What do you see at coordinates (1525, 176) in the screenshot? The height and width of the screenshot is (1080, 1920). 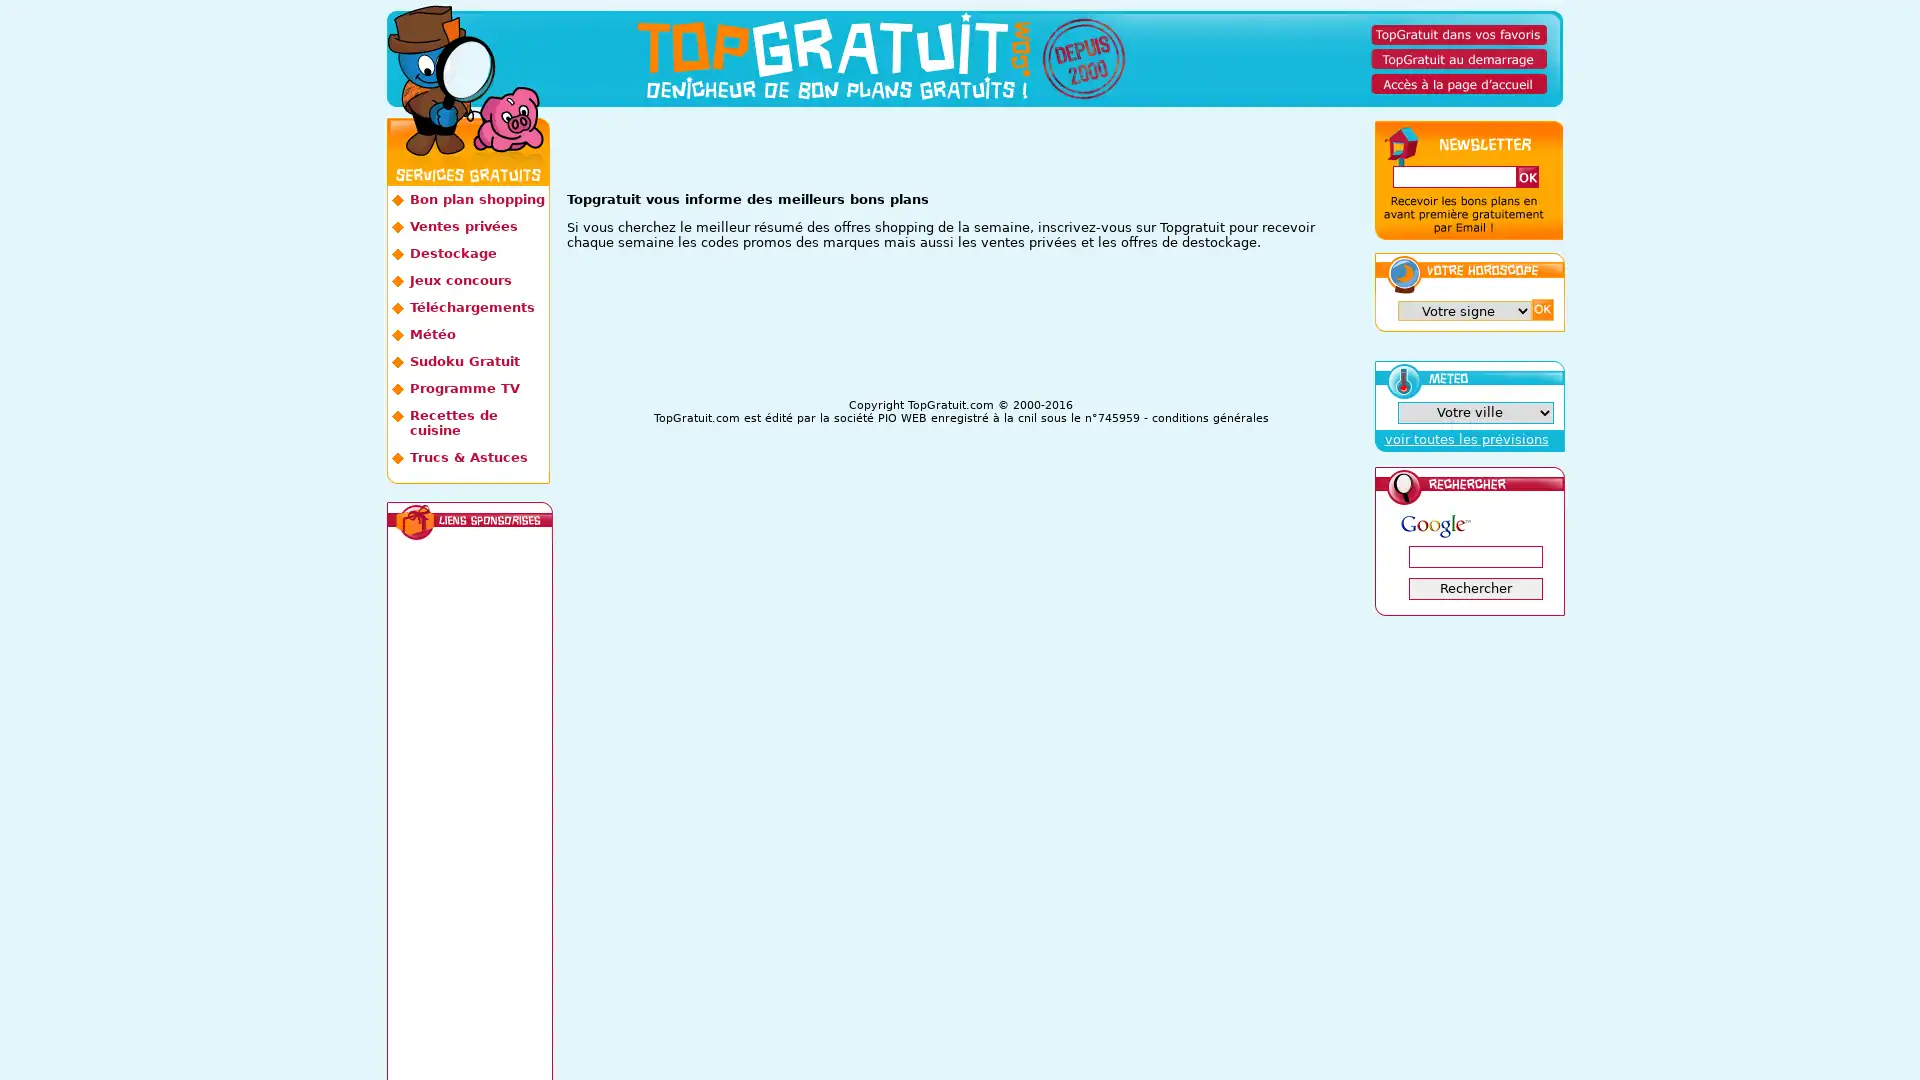 I see `Submit` at bounding box center [1525, 176].